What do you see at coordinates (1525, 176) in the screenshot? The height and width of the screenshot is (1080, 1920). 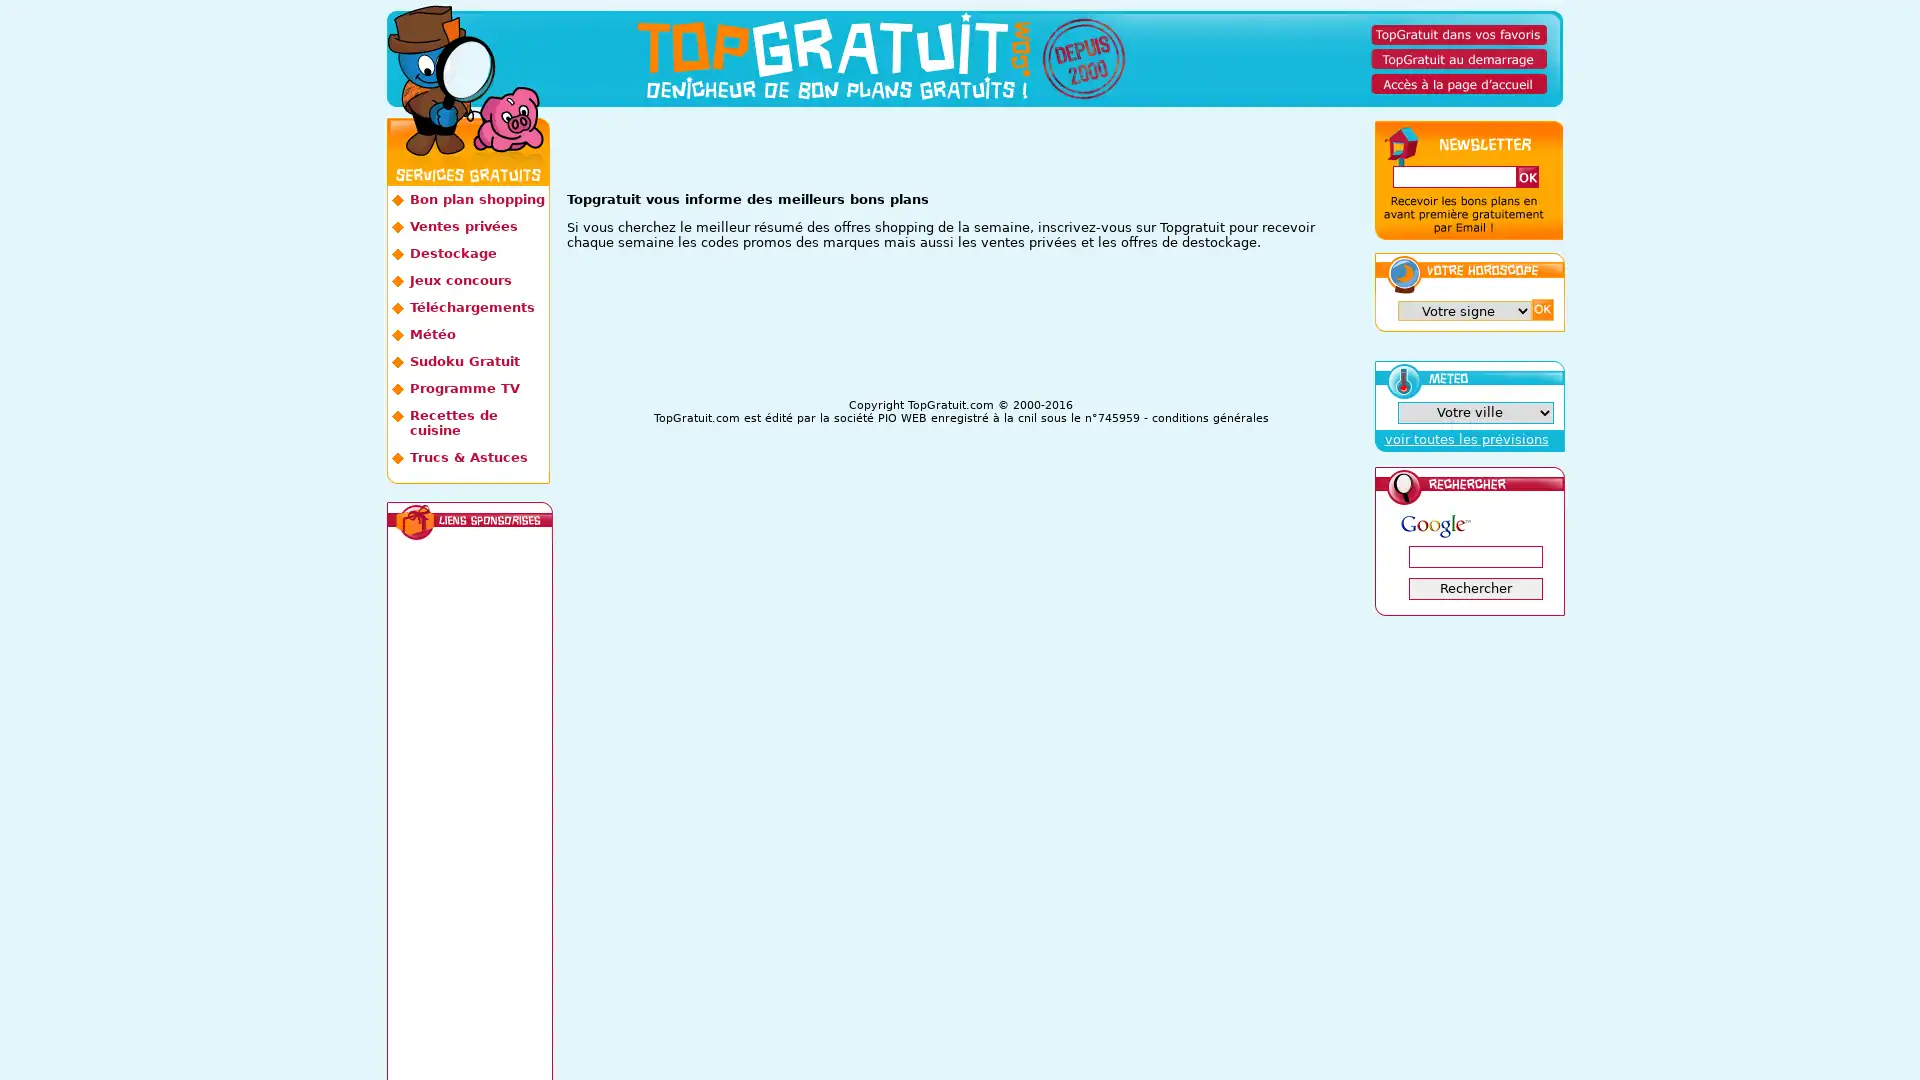 I see `Submit` at bounding box center [1525, 176].